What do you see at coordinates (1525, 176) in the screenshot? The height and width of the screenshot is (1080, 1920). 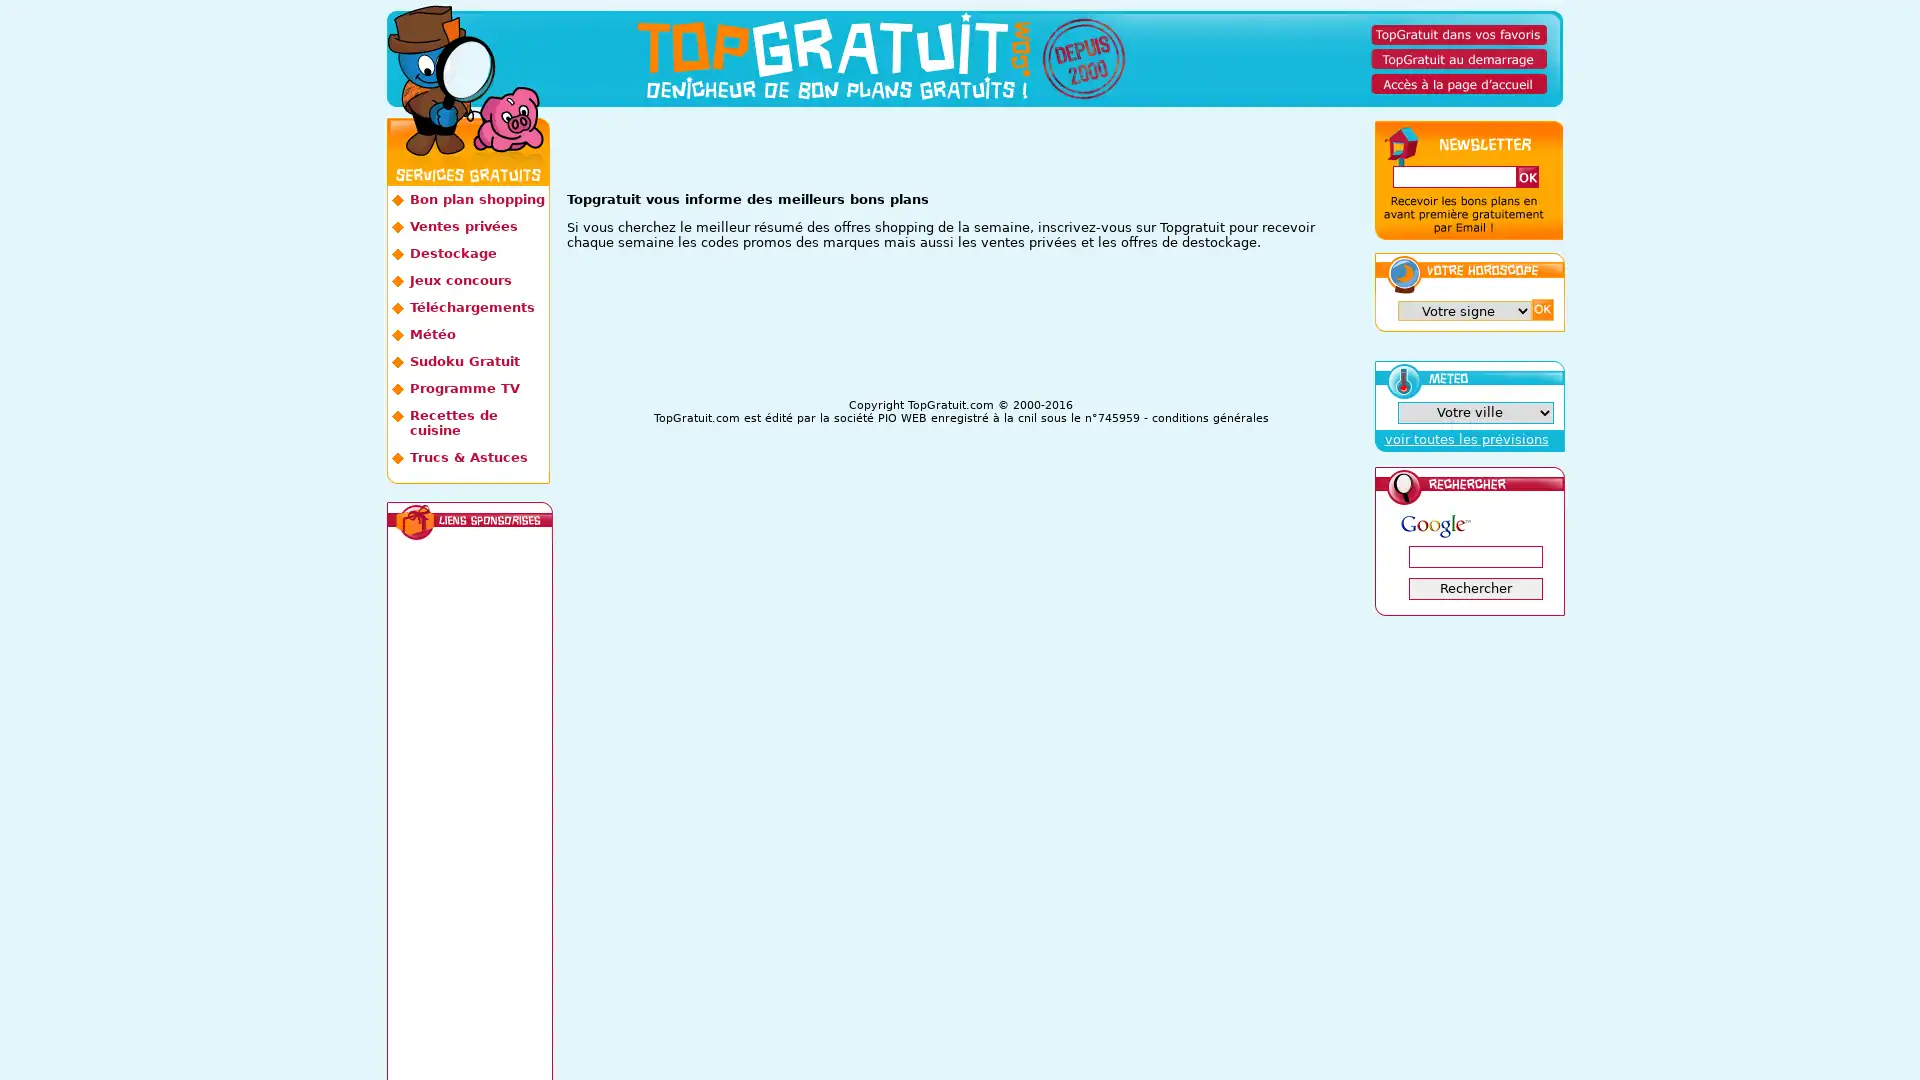 I see `Submit` at bounding box center [1525, 176].